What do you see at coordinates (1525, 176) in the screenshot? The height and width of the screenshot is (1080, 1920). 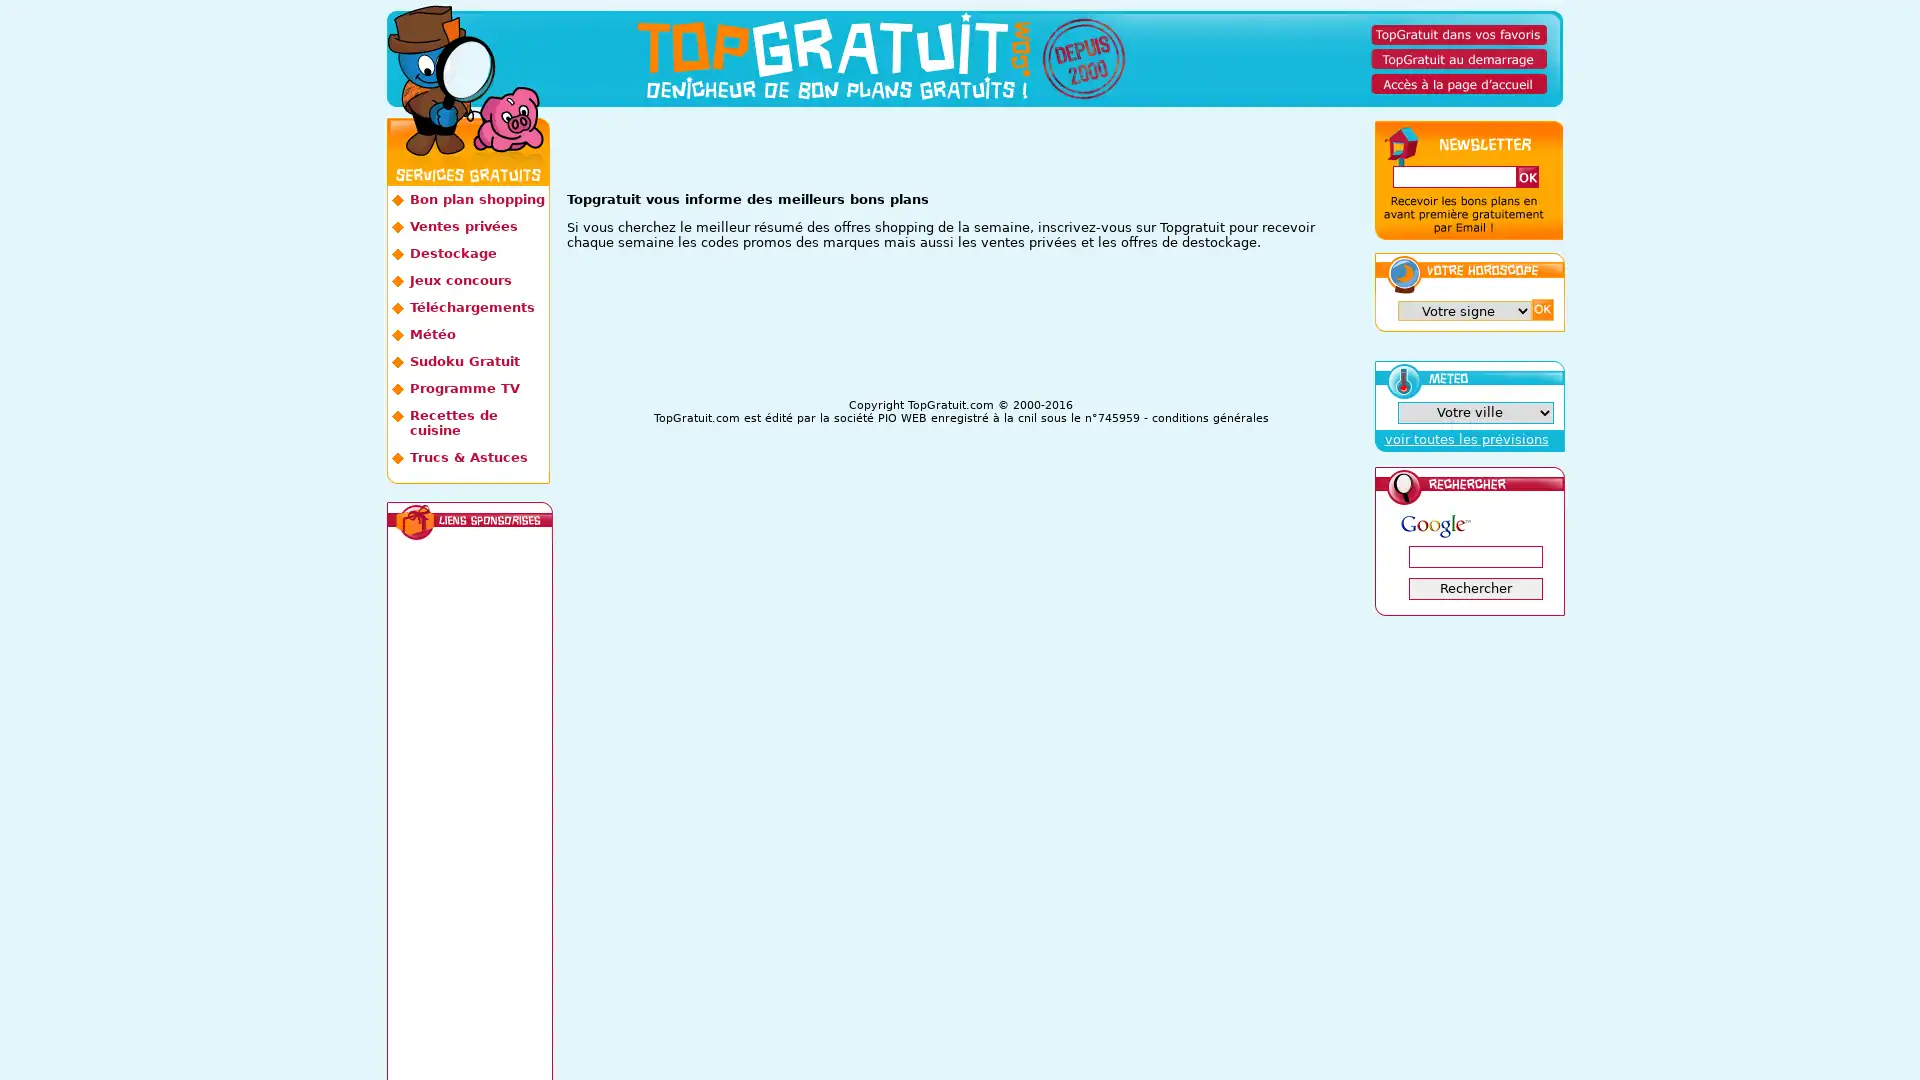 I see `Submit` at bounding box center [1525, 176].